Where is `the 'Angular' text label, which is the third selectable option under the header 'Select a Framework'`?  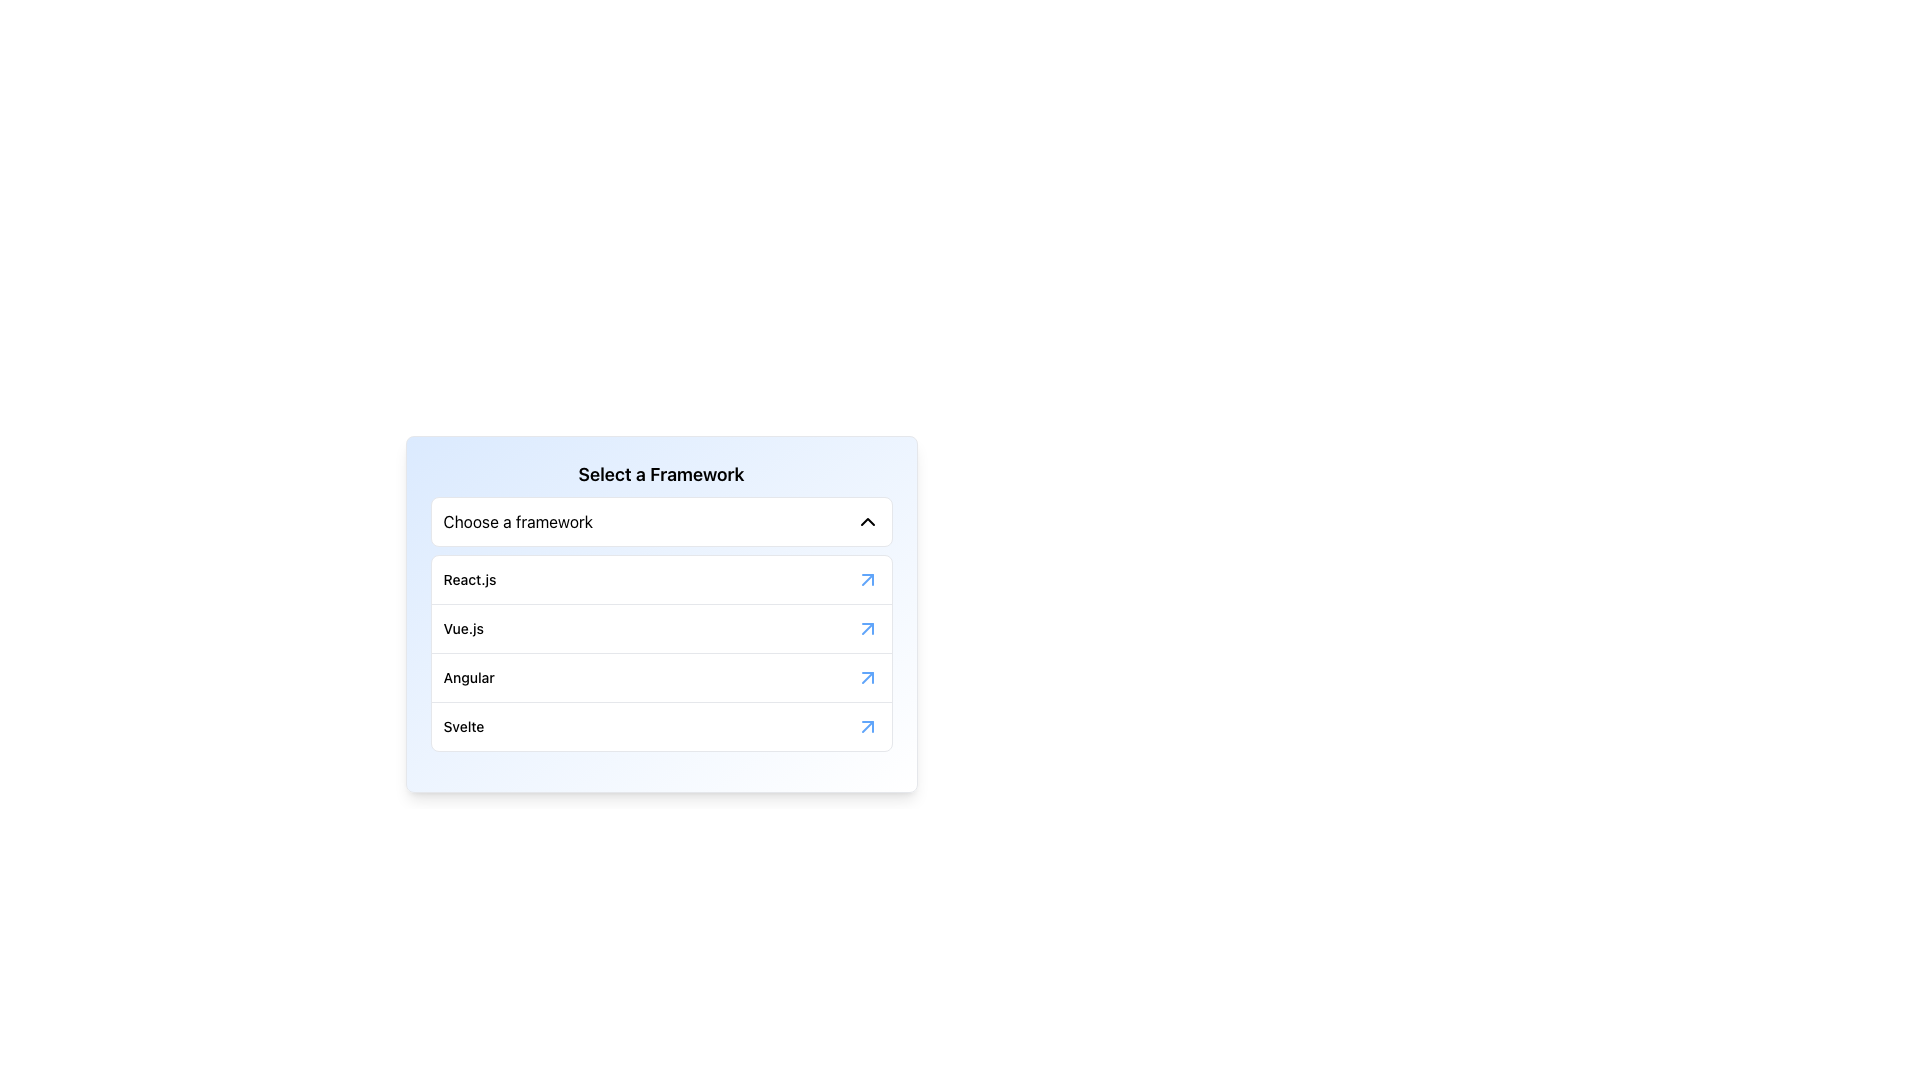
the 'Angular' text label, which is the third selectable option under the header 'Select a Framework' is located at coordinates (468, 677).